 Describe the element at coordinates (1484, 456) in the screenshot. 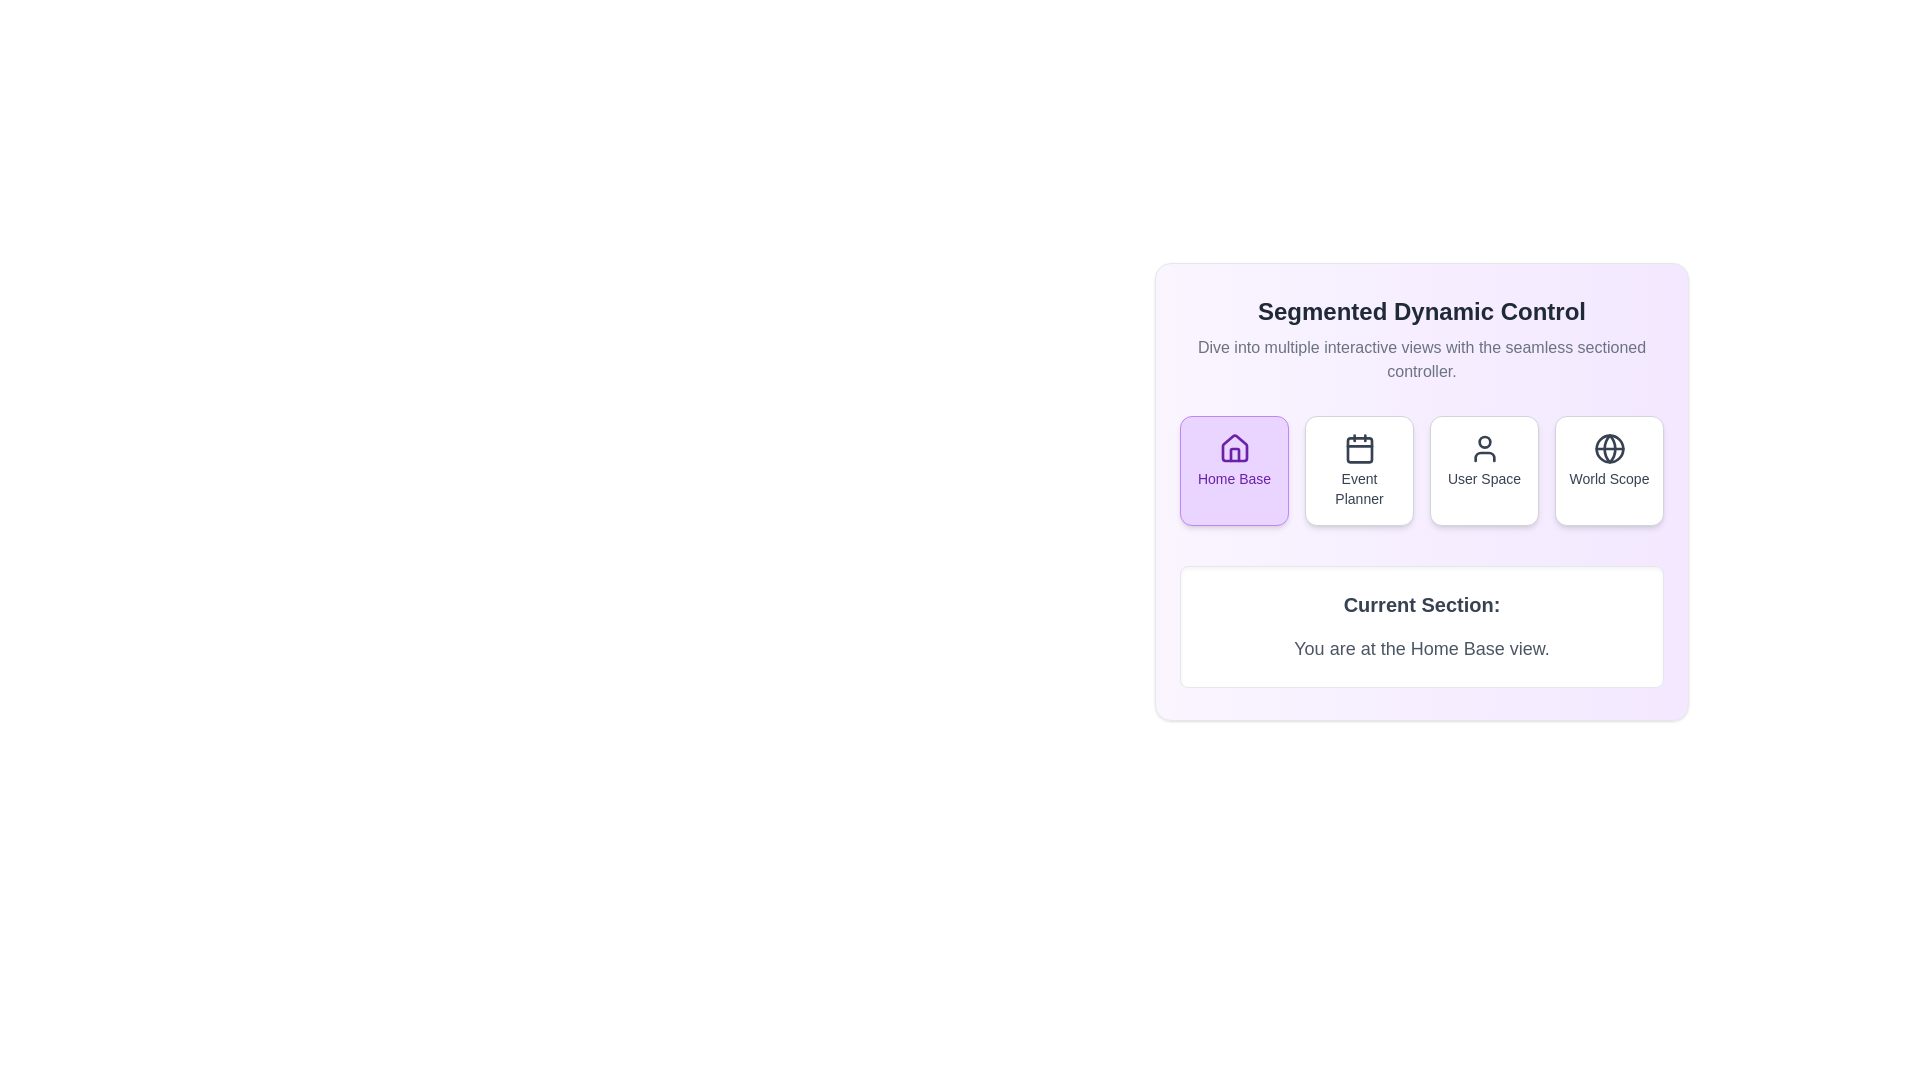

I see `the decorative part of the 'User Space' button icon, which is a component of the user icon located in the 'Segmented Dynamic Control' section` at that location.